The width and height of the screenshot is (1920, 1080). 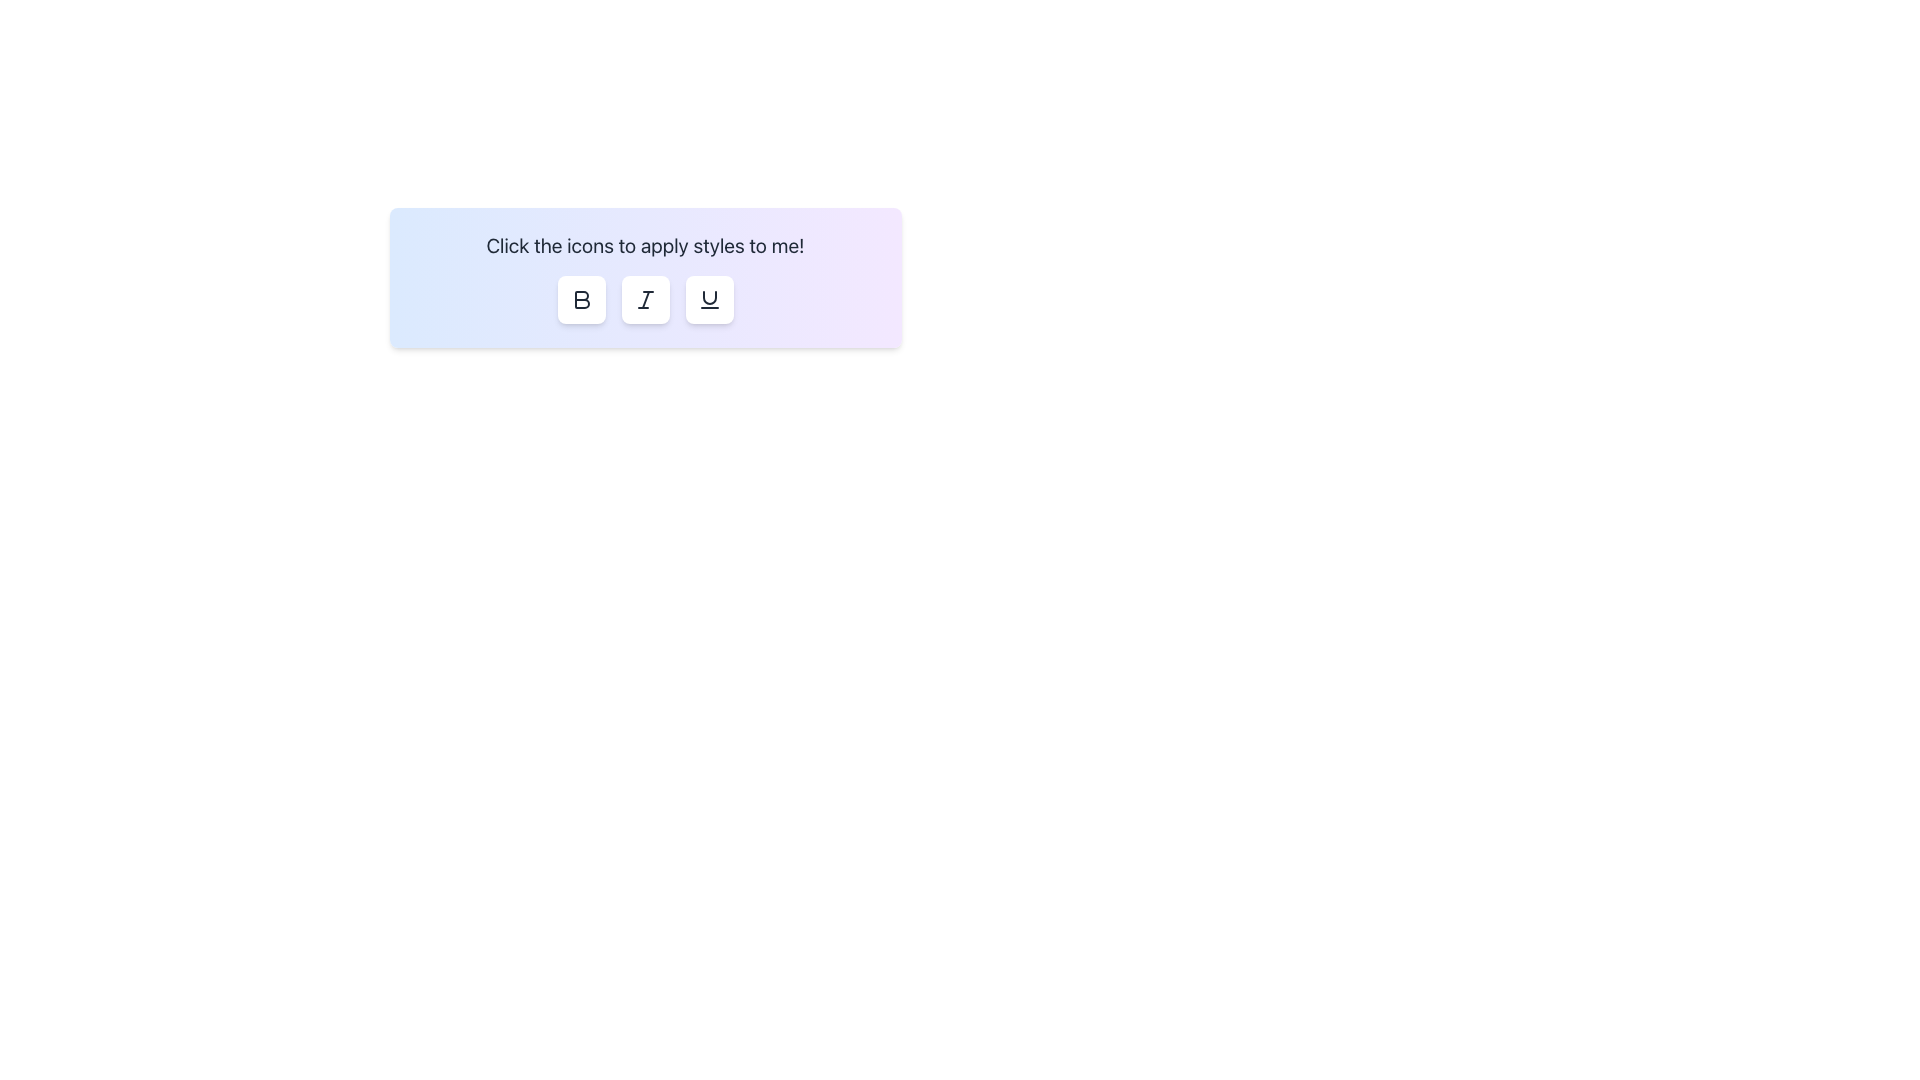 What do you see at coordinates (645, 300) in the screenshot?
I see `the button that toggles the italic text style, located in the center of the second row of buttons below the text 'Click the icons to apply styles to me!'` at bounding box center [645, 300].